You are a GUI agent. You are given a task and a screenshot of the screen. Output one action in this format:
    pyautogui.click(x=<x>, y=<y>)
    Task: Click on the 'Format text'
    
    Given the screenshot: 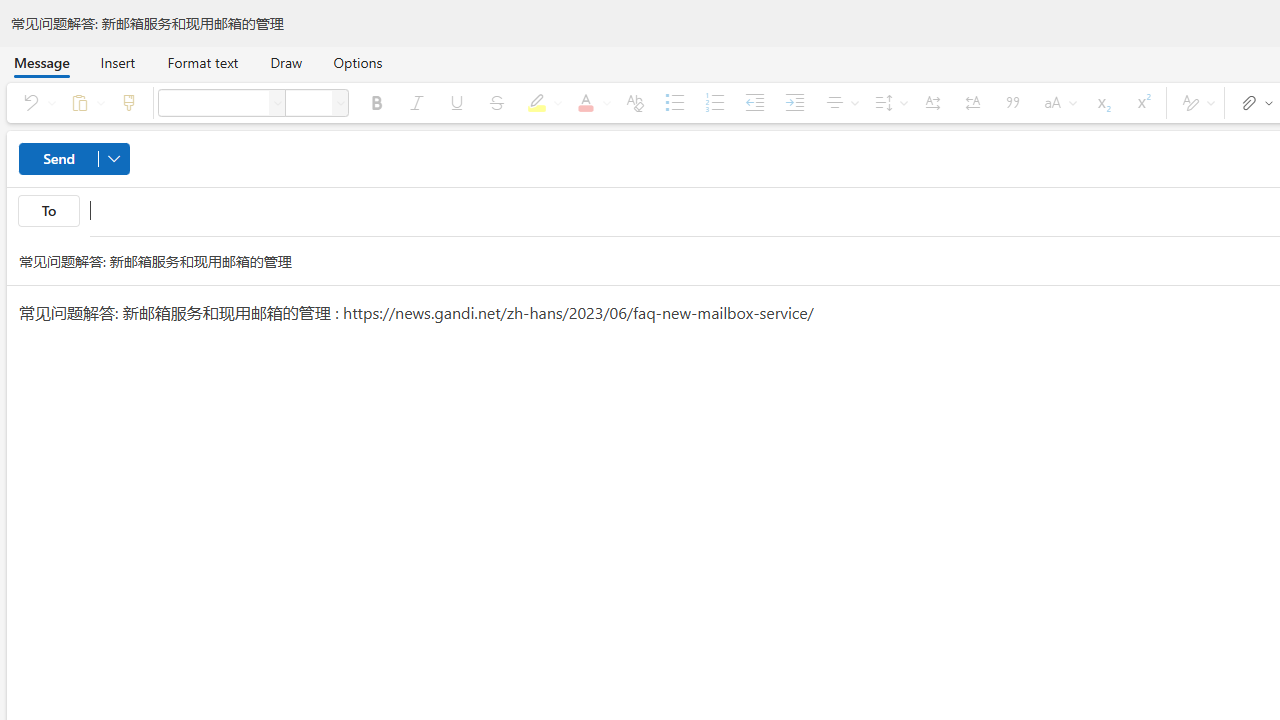 What is the action you would take?
    pyautogui.click(x=202, y=61)
    